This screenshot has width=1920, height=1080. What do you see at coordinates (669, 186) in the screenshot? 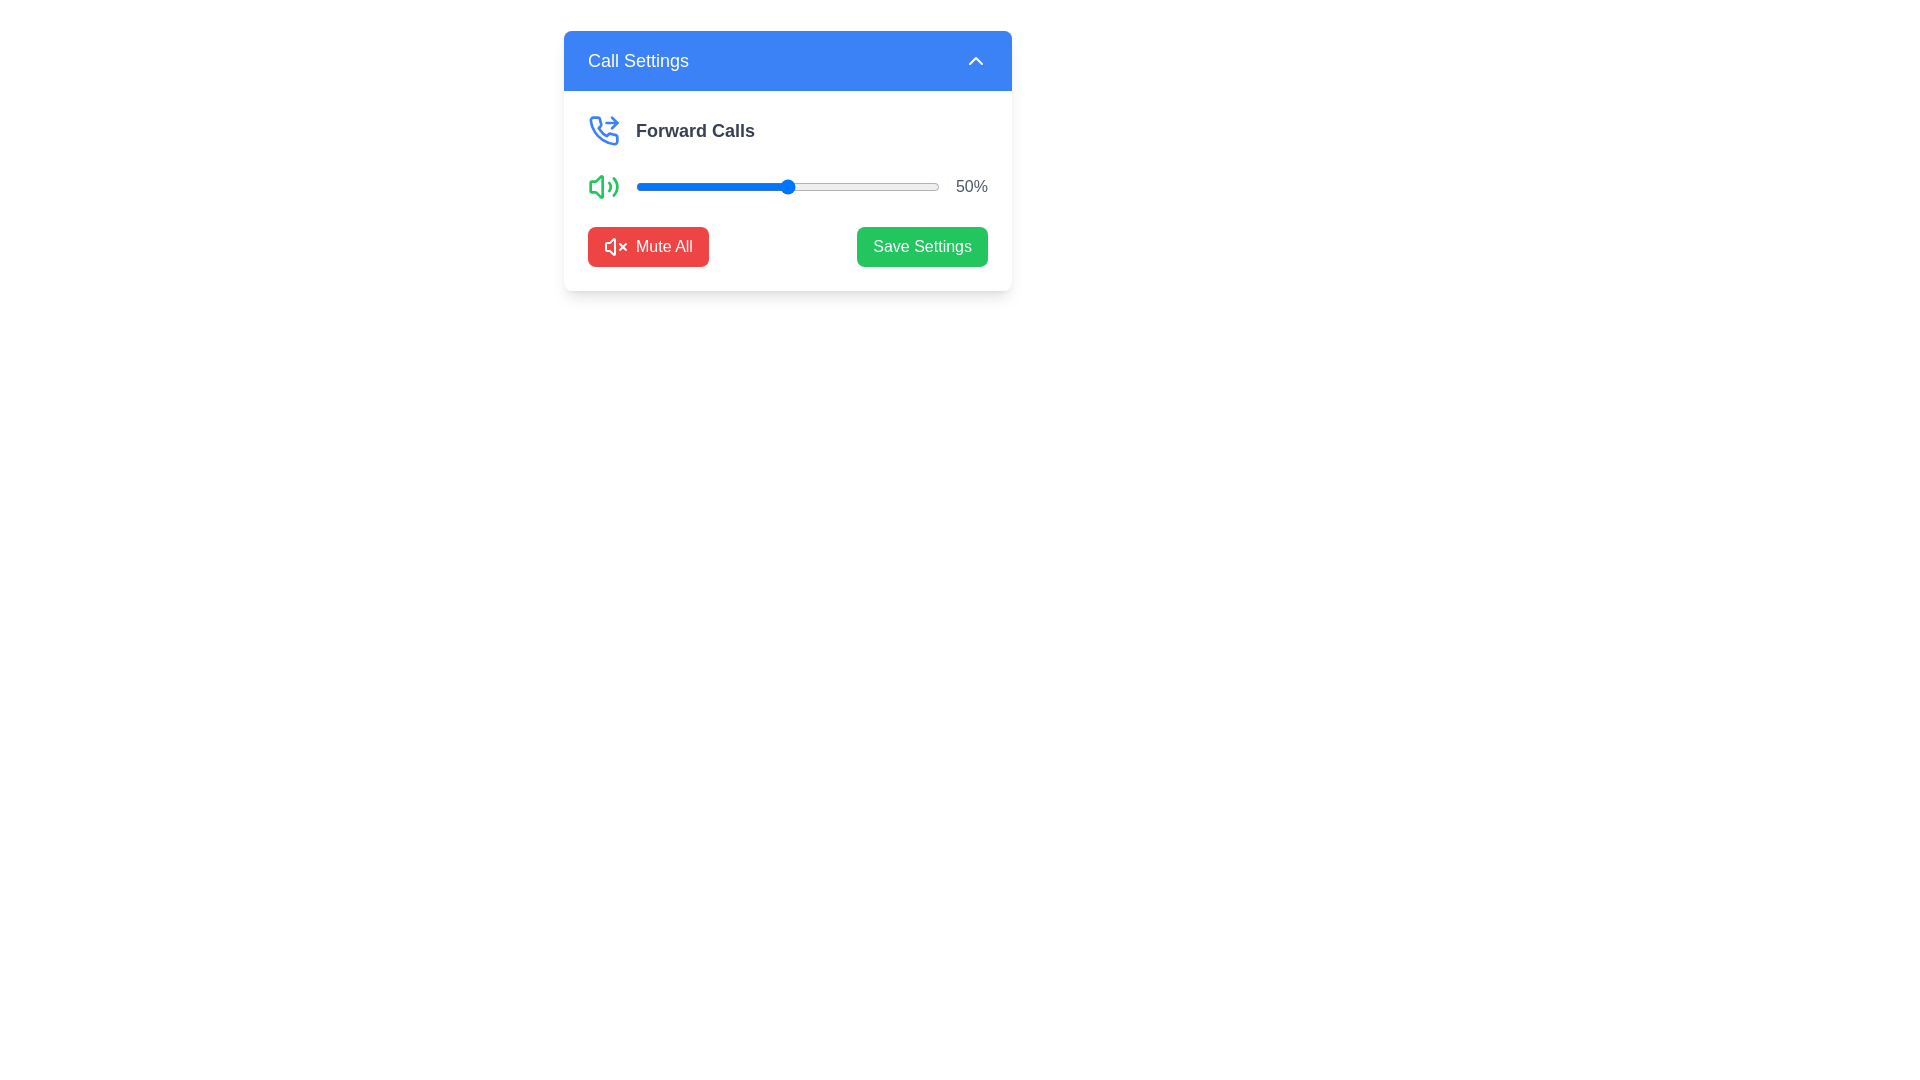
I see `the slider` at bounding box center [669, 186].